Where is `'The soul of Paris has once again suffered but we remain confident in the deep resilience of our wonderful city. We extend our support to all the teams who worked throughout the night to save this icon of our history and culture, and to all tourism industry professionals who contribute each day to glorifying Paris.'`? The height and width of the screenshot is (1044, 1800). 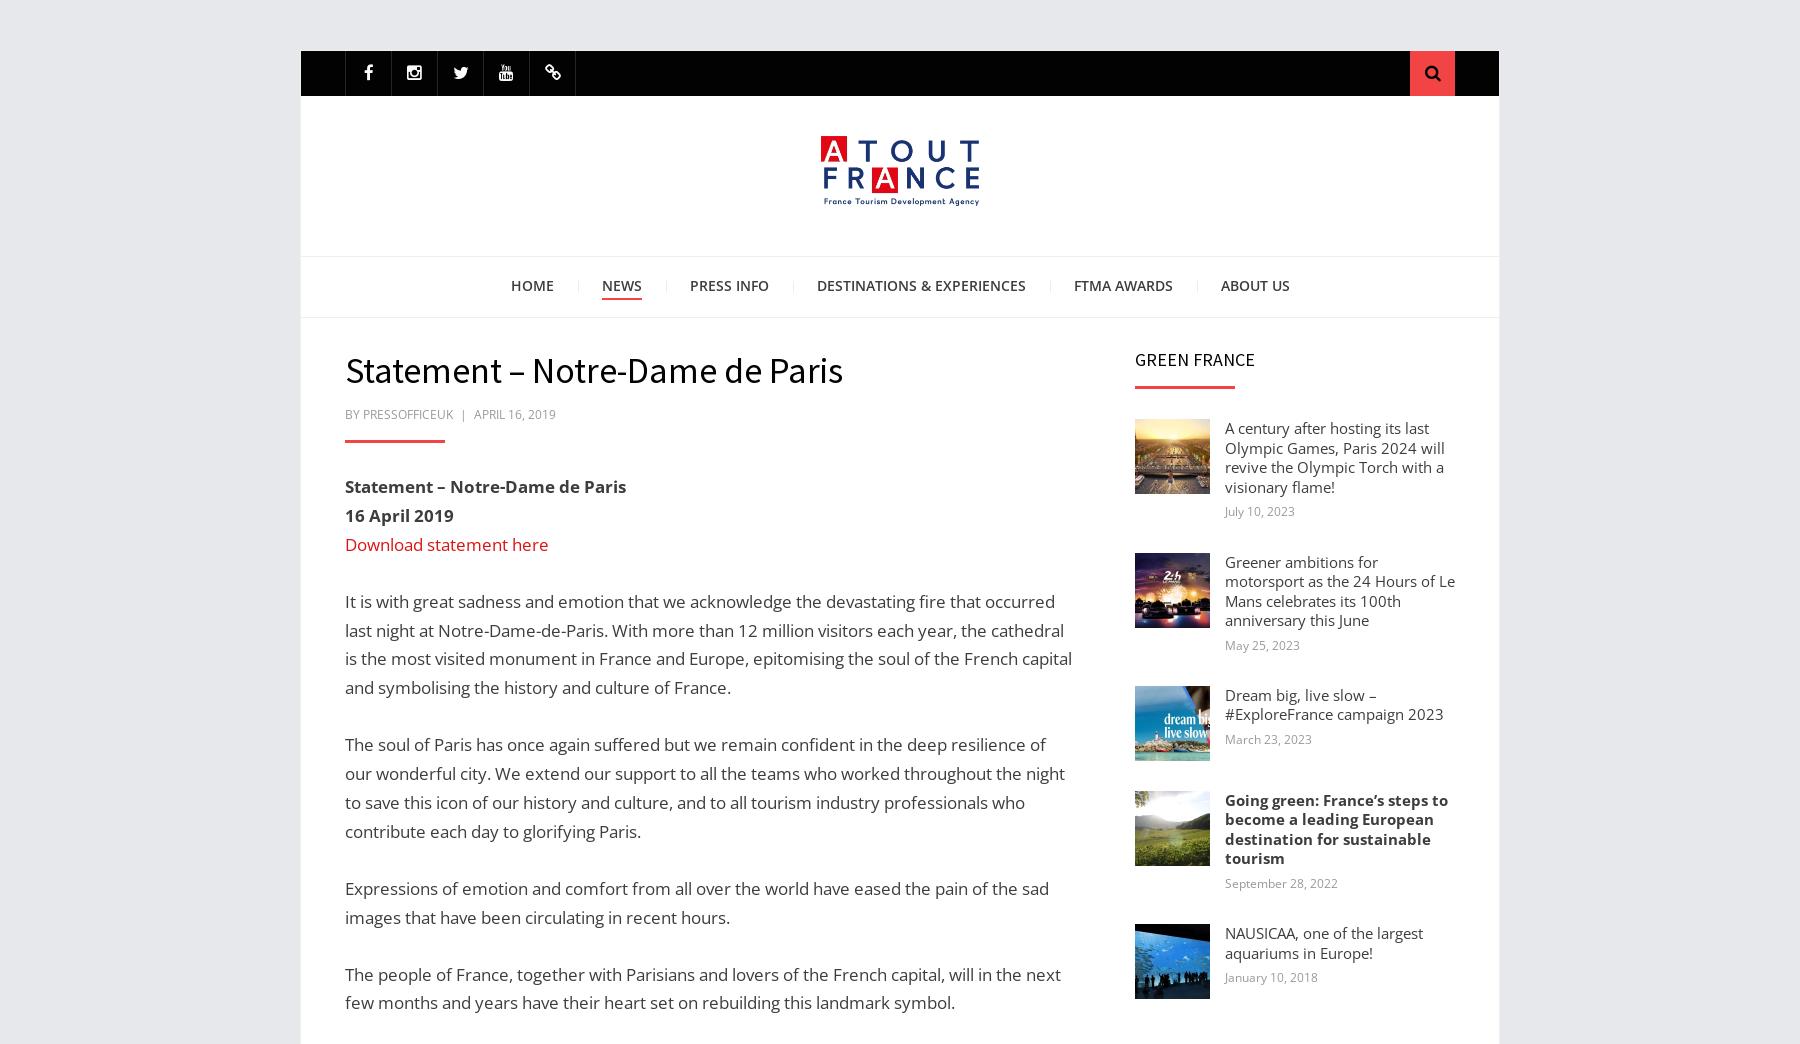
'The soul of Paris has once again suffered but we remain confident in the deep resilience of our wonderful city. We extend our support to all the teams who worked throughout the night to save this icon of our history and culture, and to all tourism industry professionals who contribute each day to glorifying Paris.' is located at coordinates (704, 786).